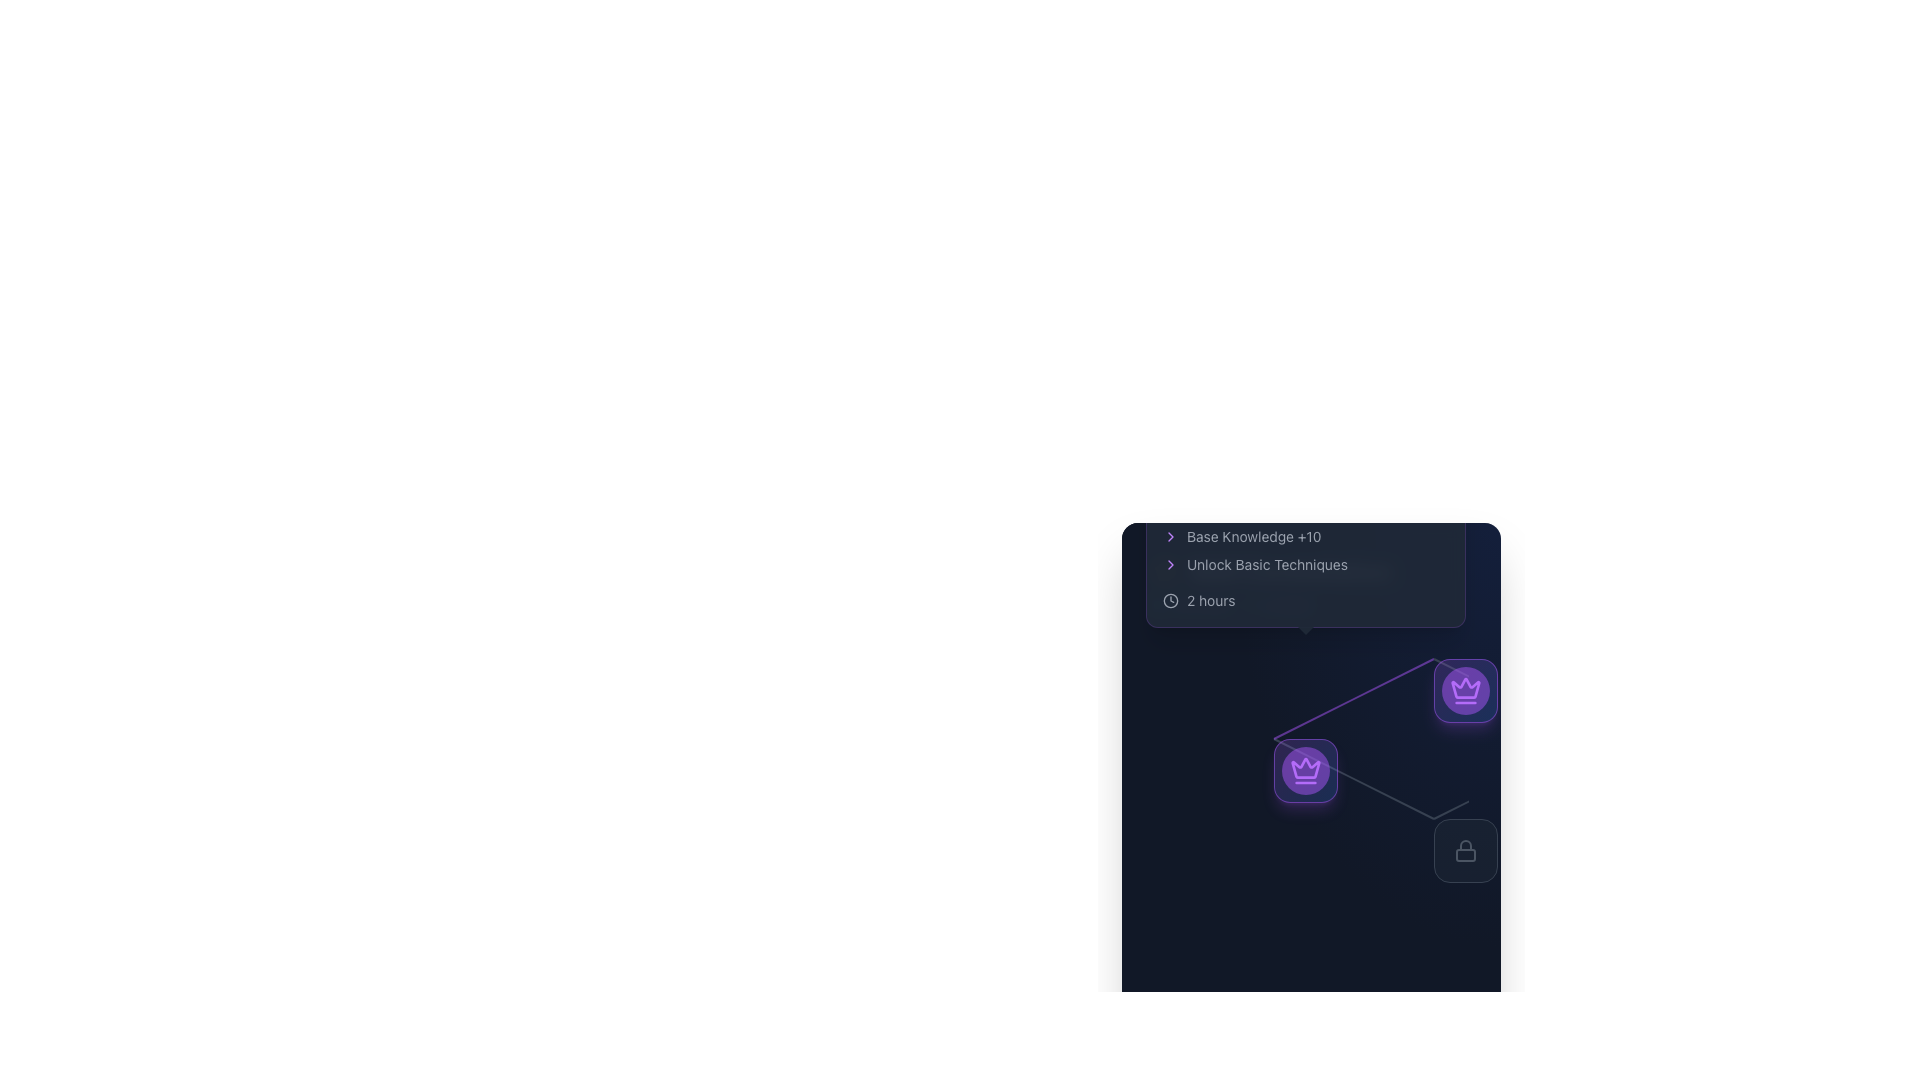 This screenshot has width=1920, height=1080. What do you see at coordinates (1353, 778) in the screenshot?
I see `the connector line that visually represents a relationship between two crown-badge icons, located at the bottom-left corner of the interface` at bounding box center [1353, 778].